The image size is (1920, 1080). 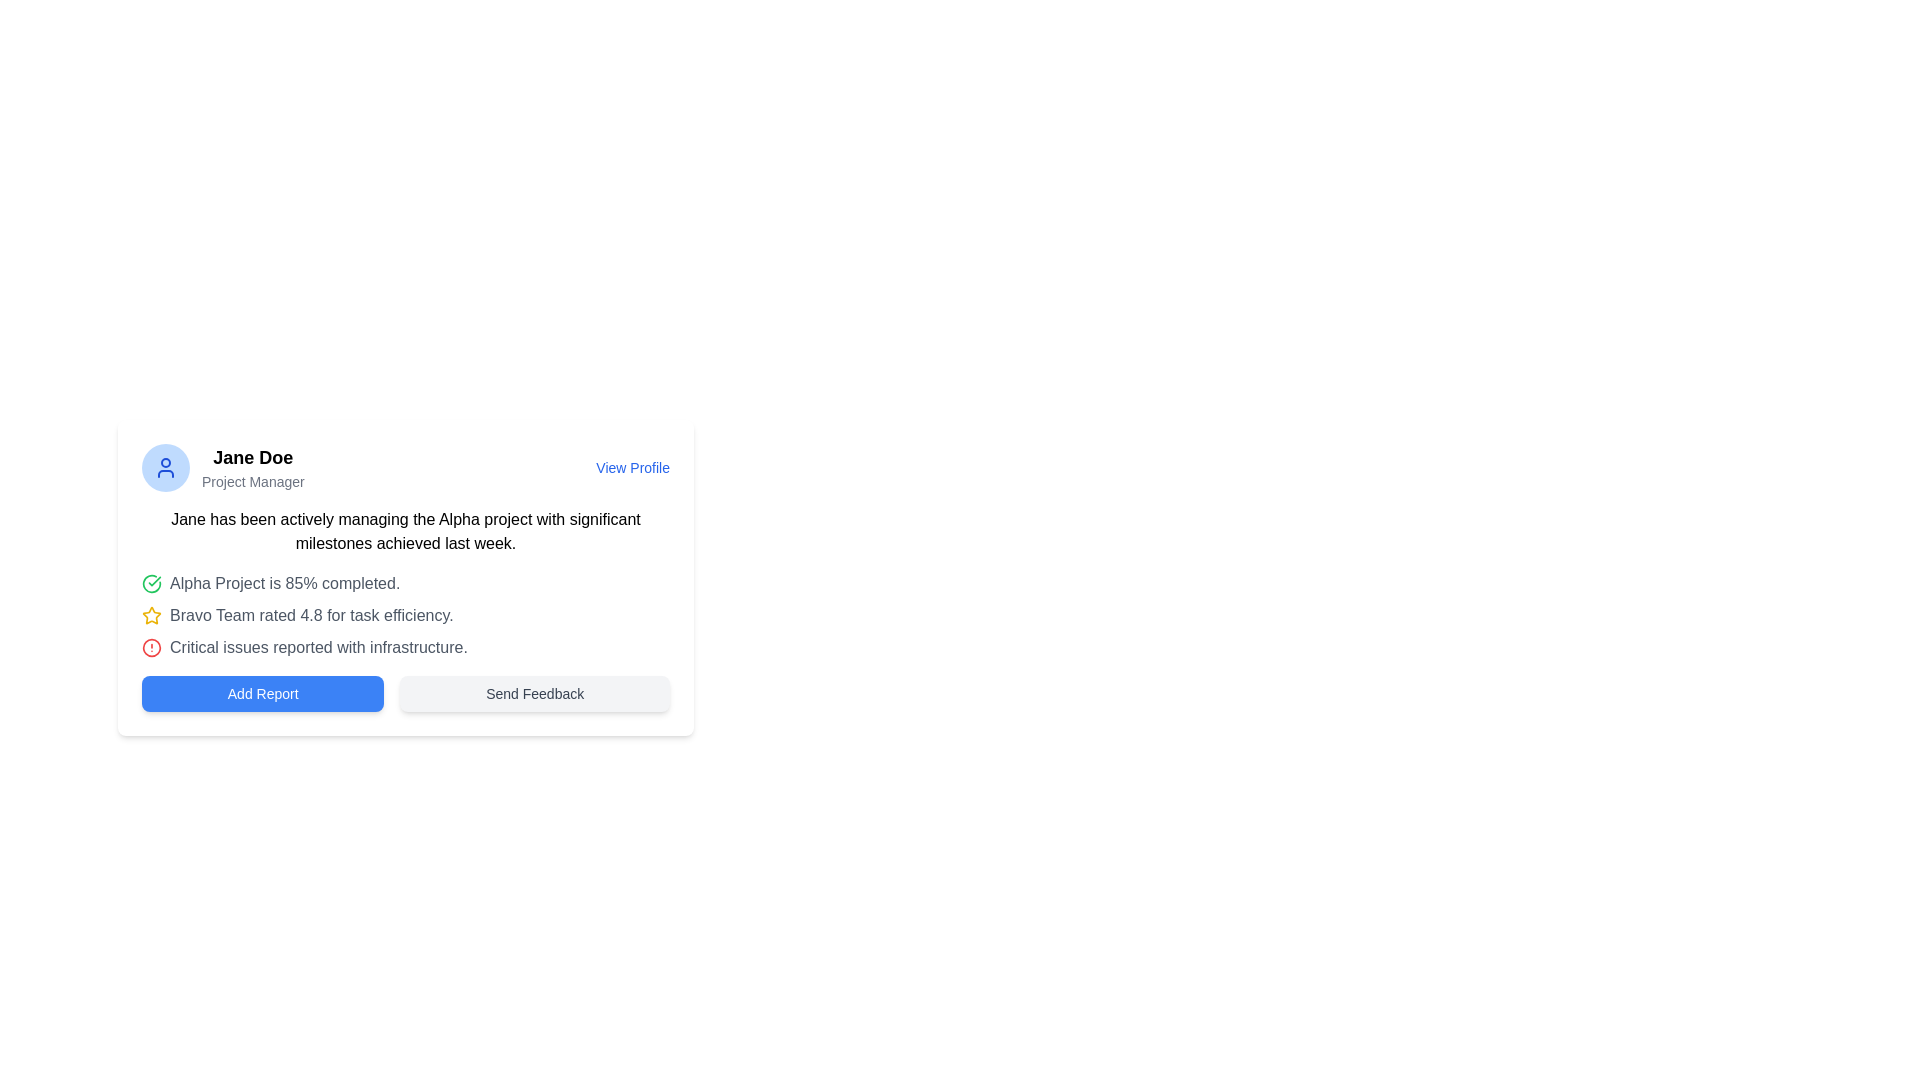 What do you see at coordinates (405, 615) in the screenshot?
I see `information from the informative row containing a yellow star icon and the text 'Bravo Team rated 4.8 for task efficiency.'` at bounding box center [405, 615].